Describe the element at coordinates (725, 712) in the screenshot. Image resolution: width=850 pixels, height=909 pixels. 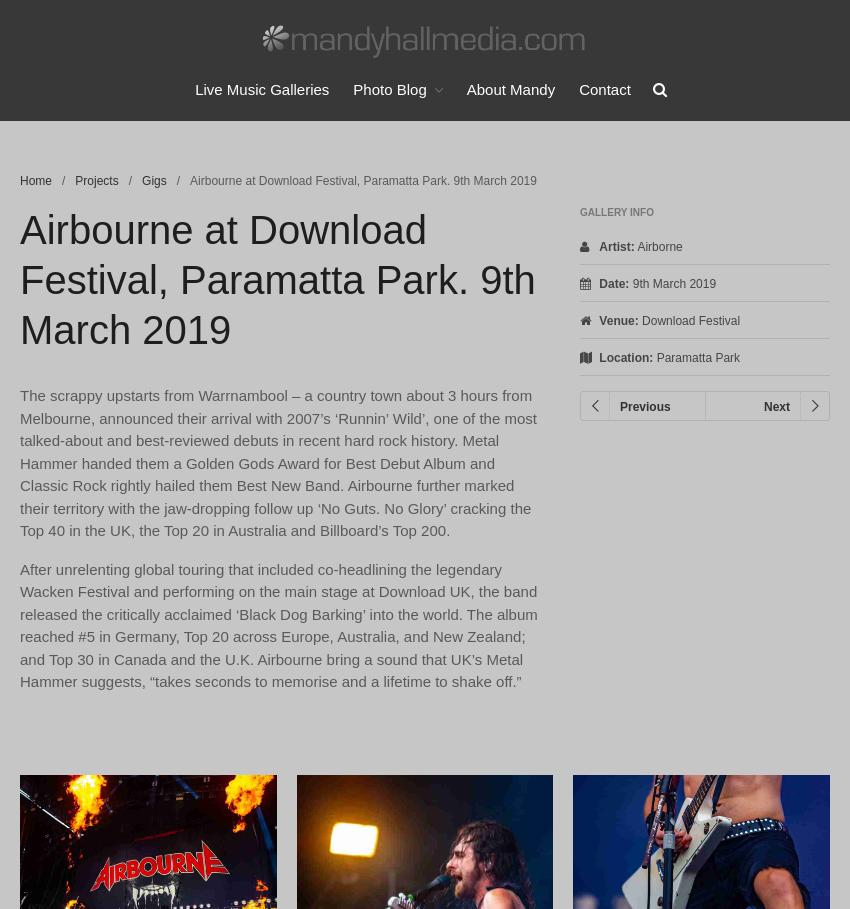
I see `'Tim Rogers, Tex Perkins, Adalita, Phil Jamieson – The Stones Sticky Fingers, Enmore Theatre Feb 2022'` at that location.